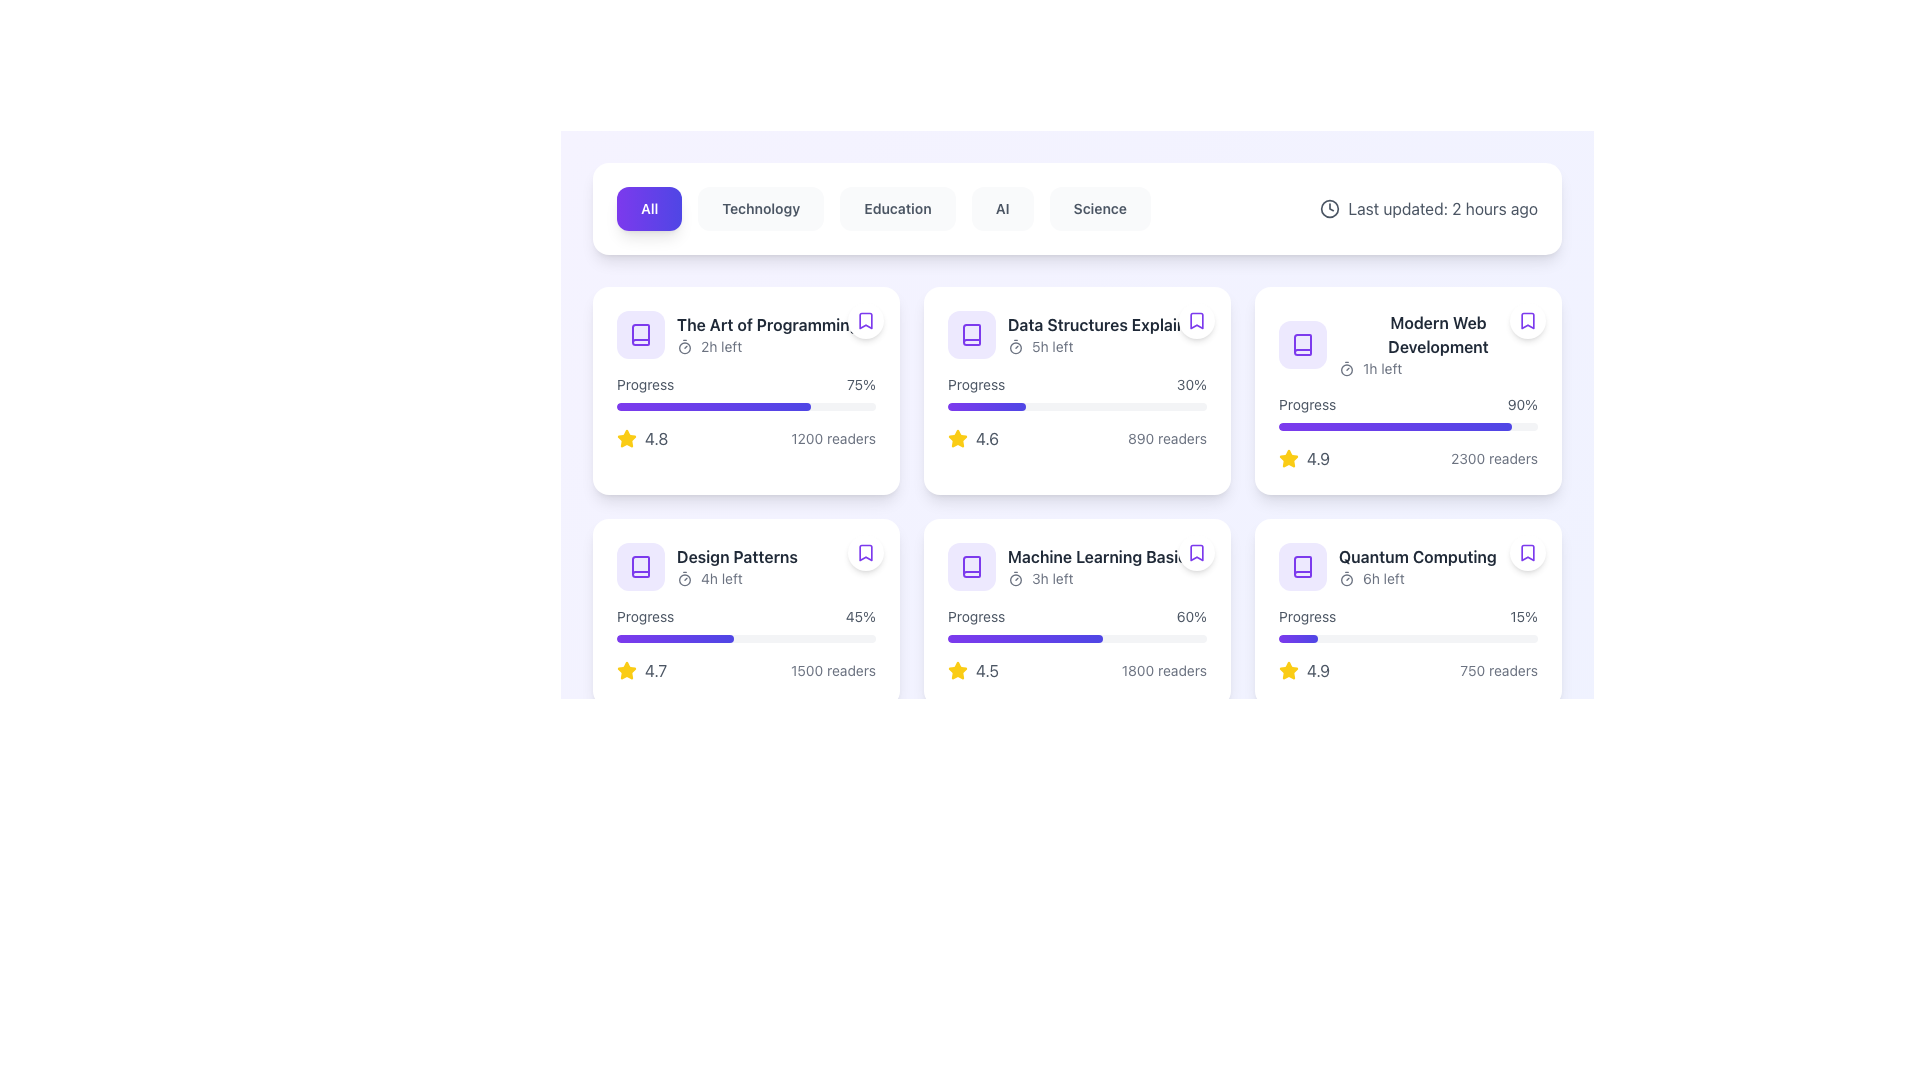 The height and width of the screenshot is (1080, 1920). Describe the element at coordinates (641, 567) in the screenshot. I see `the book or course icon located in the top left corner of the card in the second row, first column of the grid layout, which has a light violet background and rounded borders` at that location.